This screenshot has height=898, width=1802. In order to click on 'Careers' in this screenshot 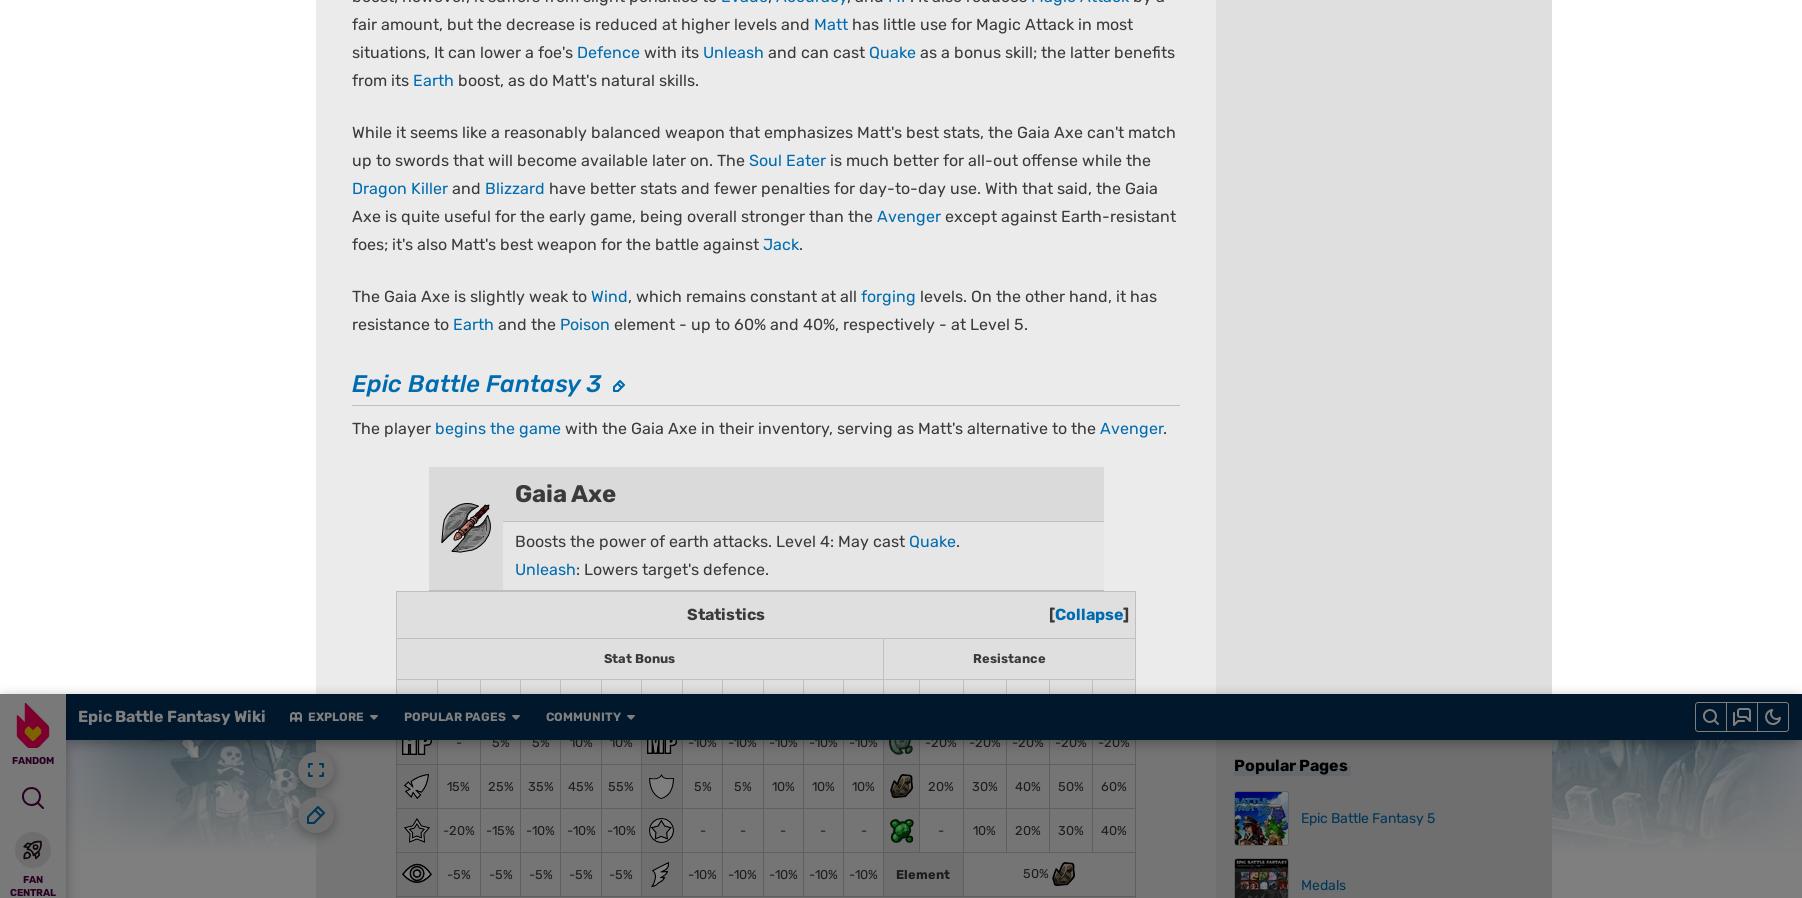, I will do `click(717, 773)`.